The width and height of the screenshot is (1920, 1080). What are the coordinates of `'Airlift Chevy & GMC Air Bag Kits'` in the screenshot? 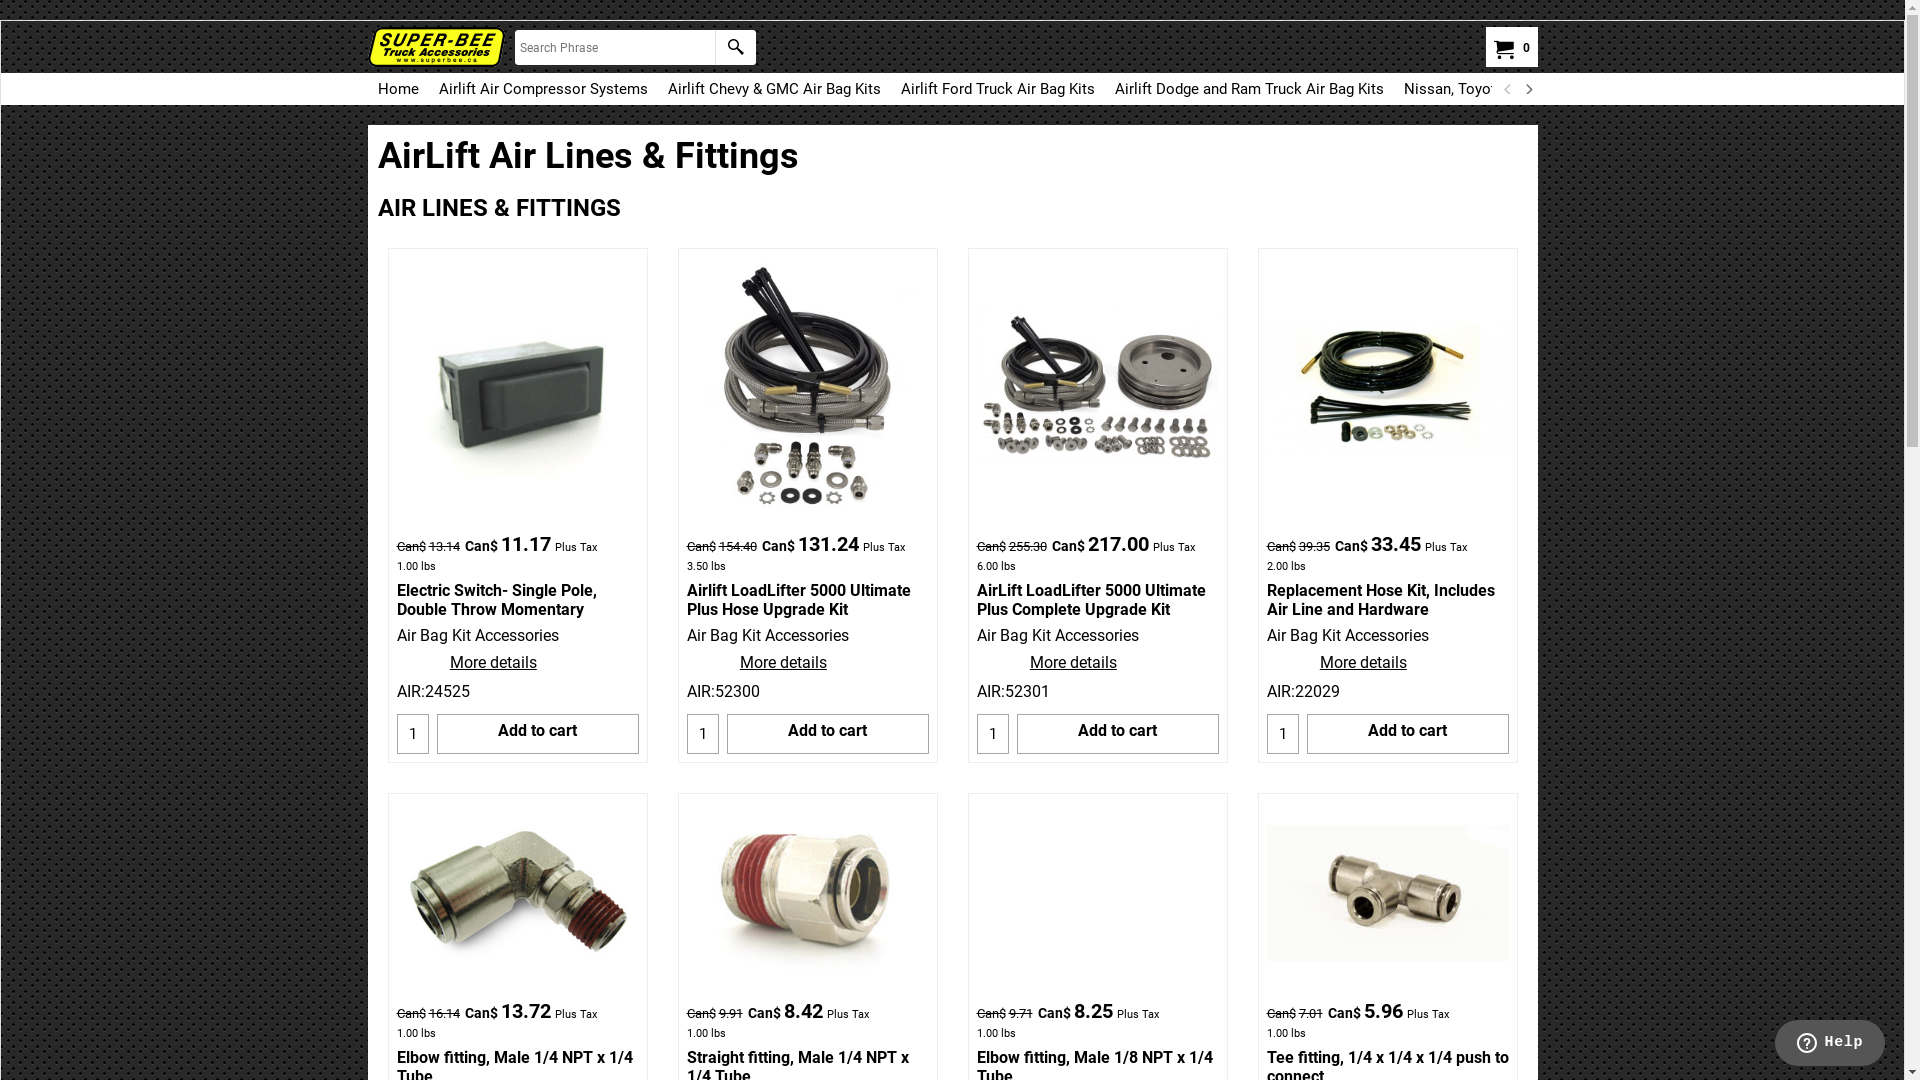 It's located at (773, 87).